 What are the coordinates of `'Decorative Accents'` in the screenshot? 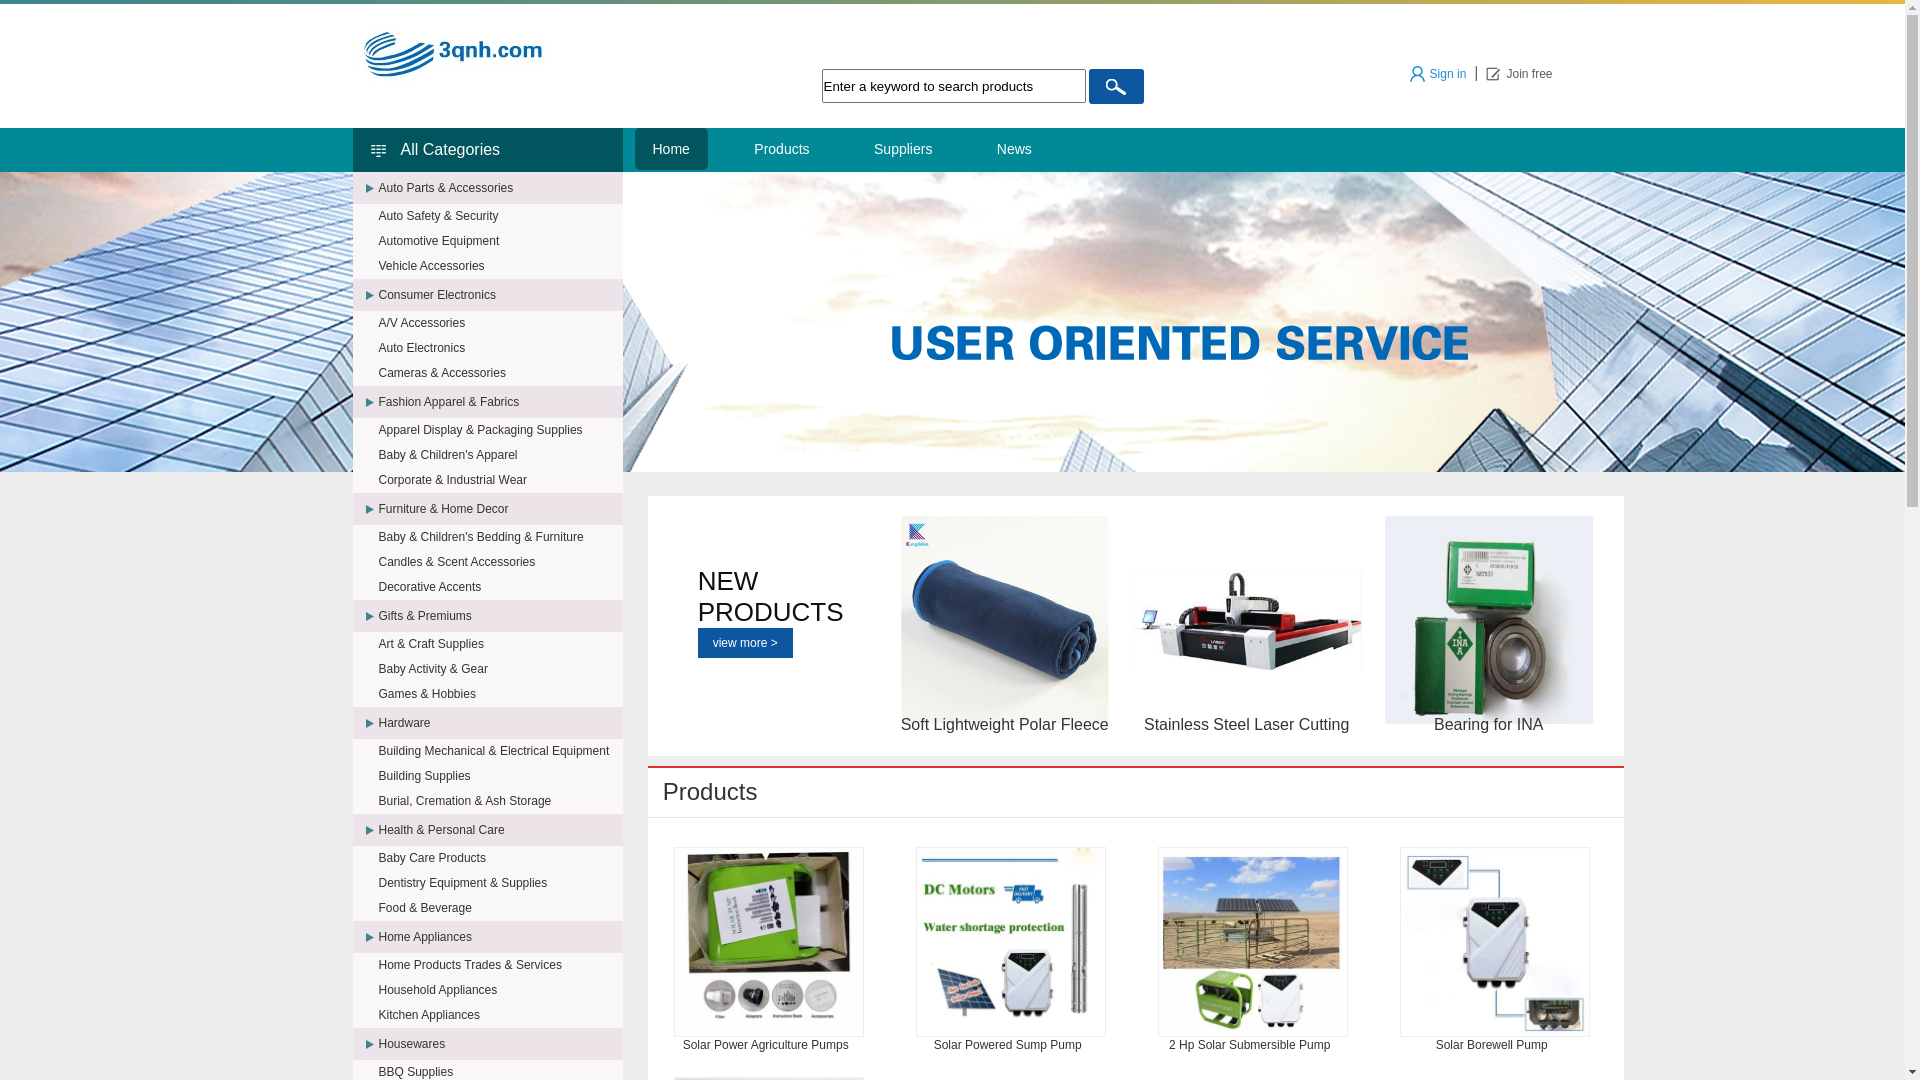 It's located at (499, 585).